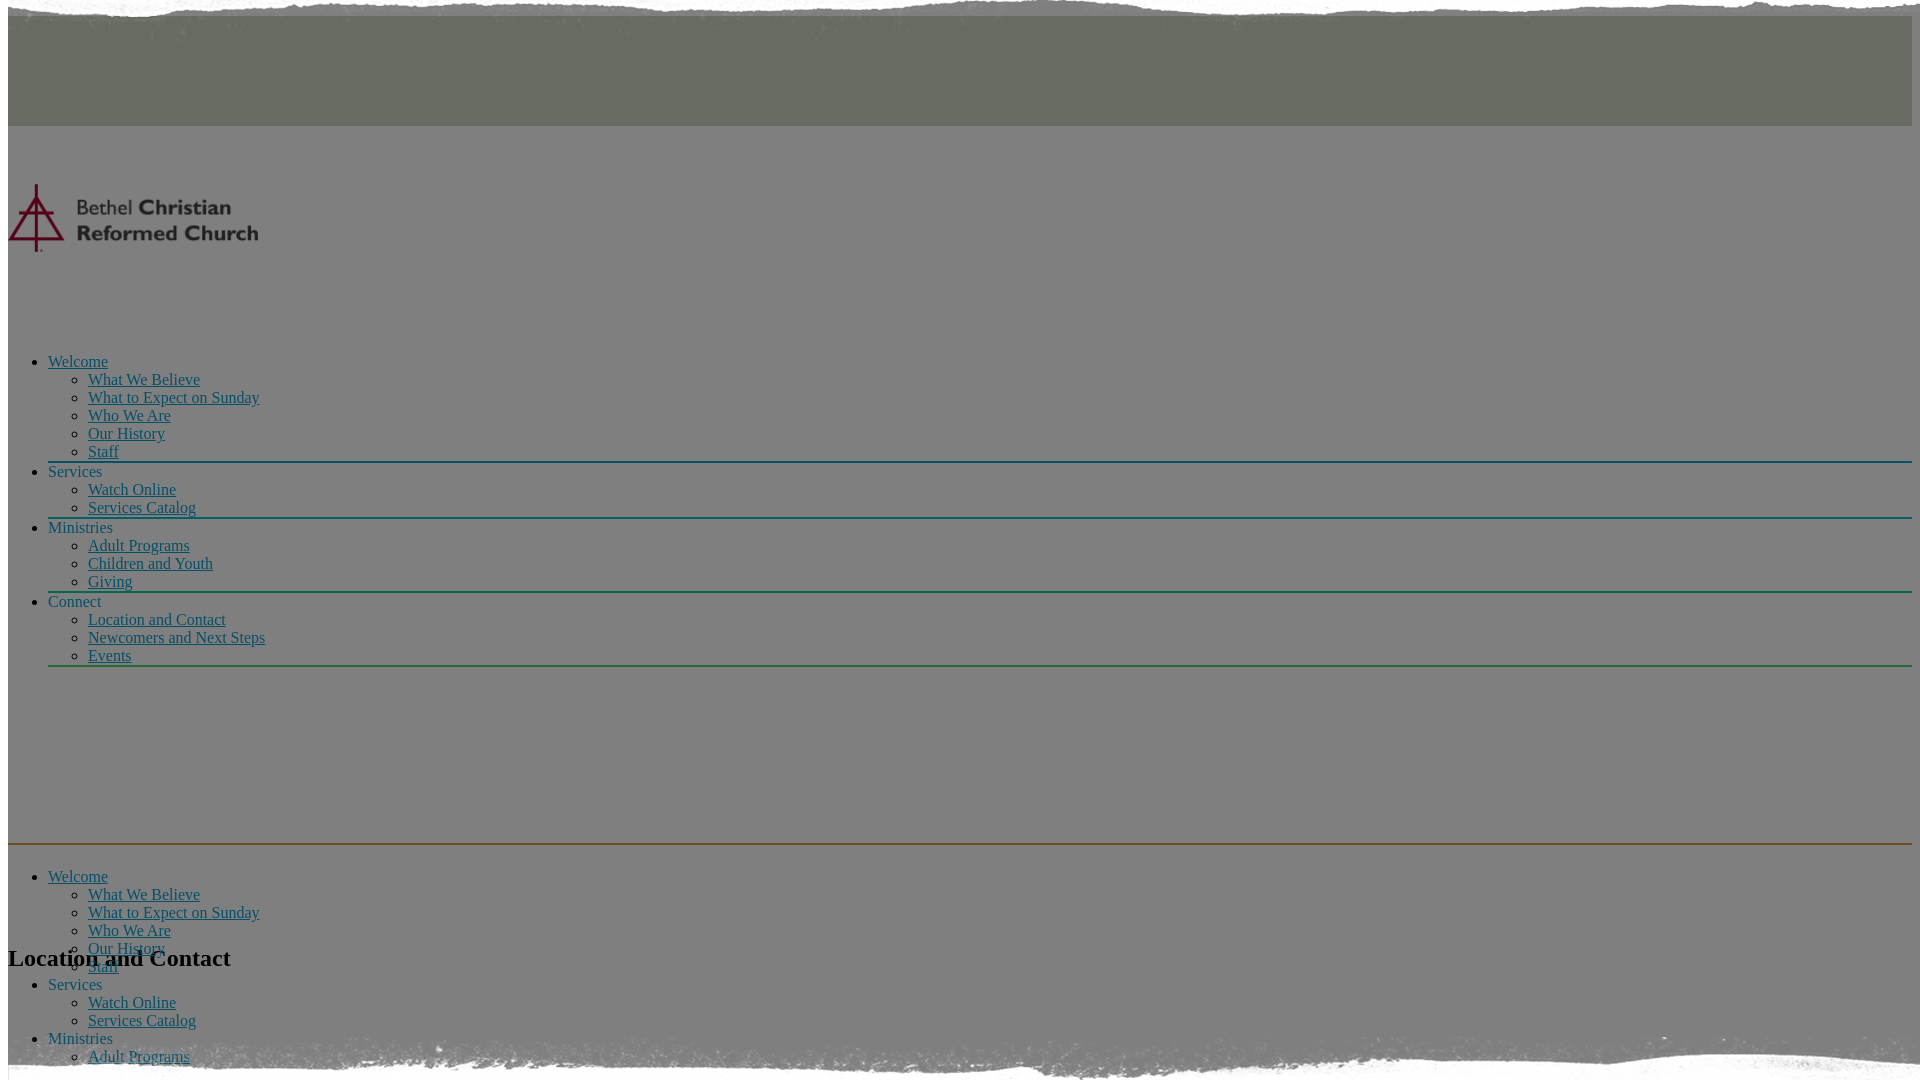 The width and height of the screenshot is (1920, 1080). I want to click on 'Adult Programs', so click(138, 1055).